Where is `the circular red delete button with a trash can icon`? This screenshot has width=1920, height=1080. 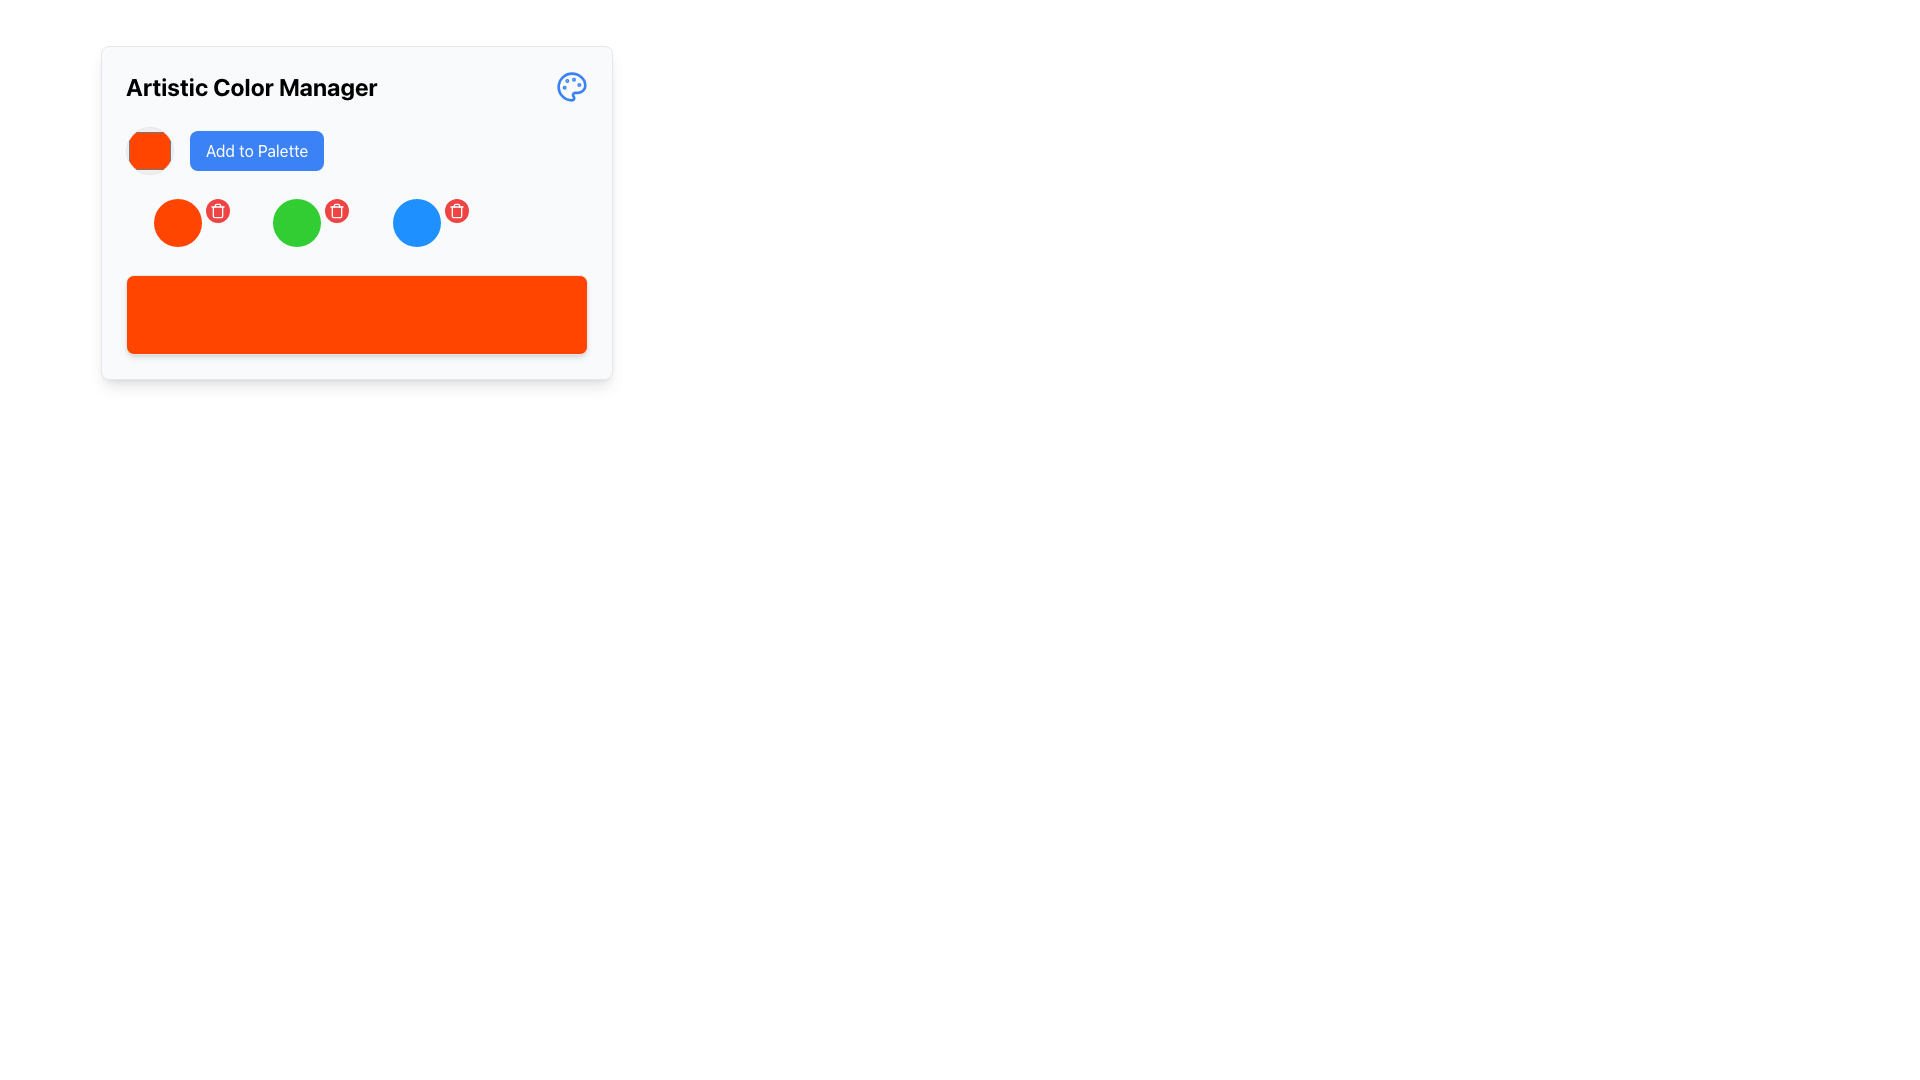
the circular red delete button with a trash can icon is located at coordinates (217, 211).